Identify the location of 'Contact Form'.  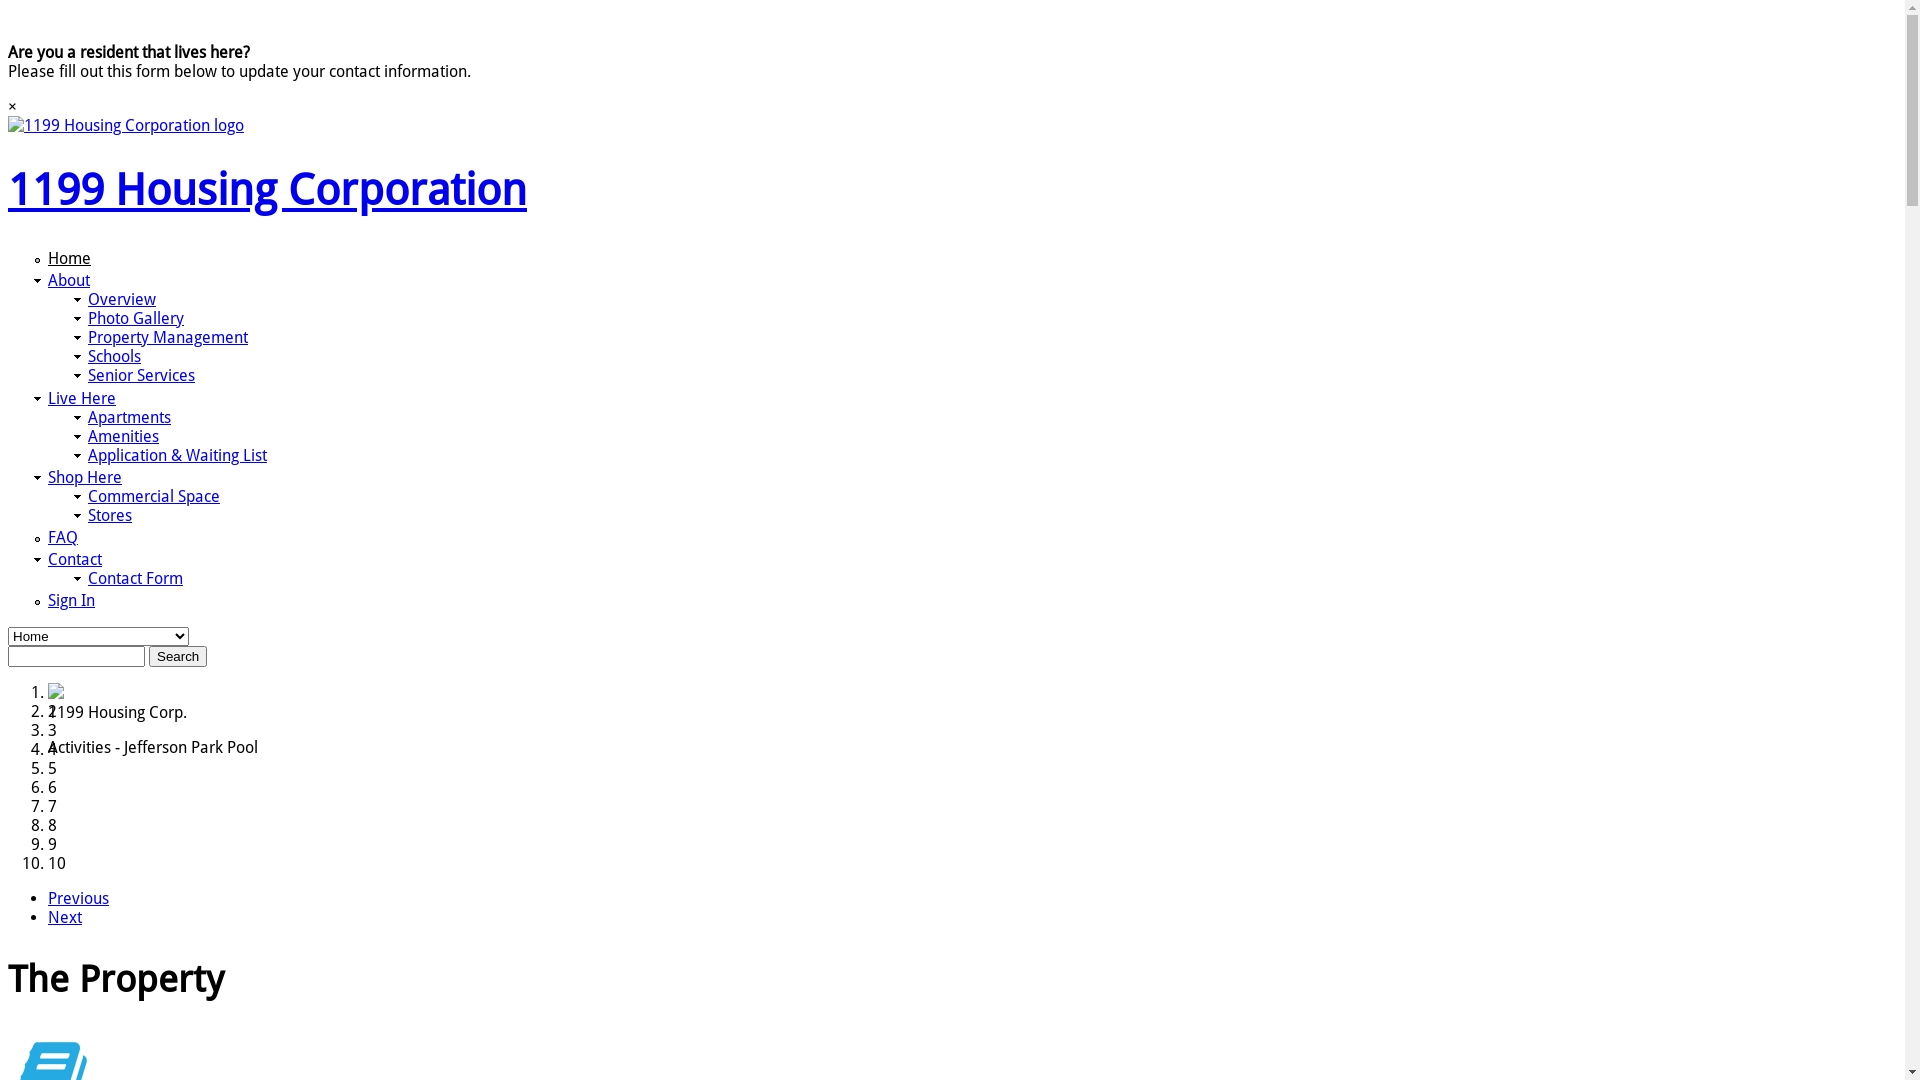
(134, 578).